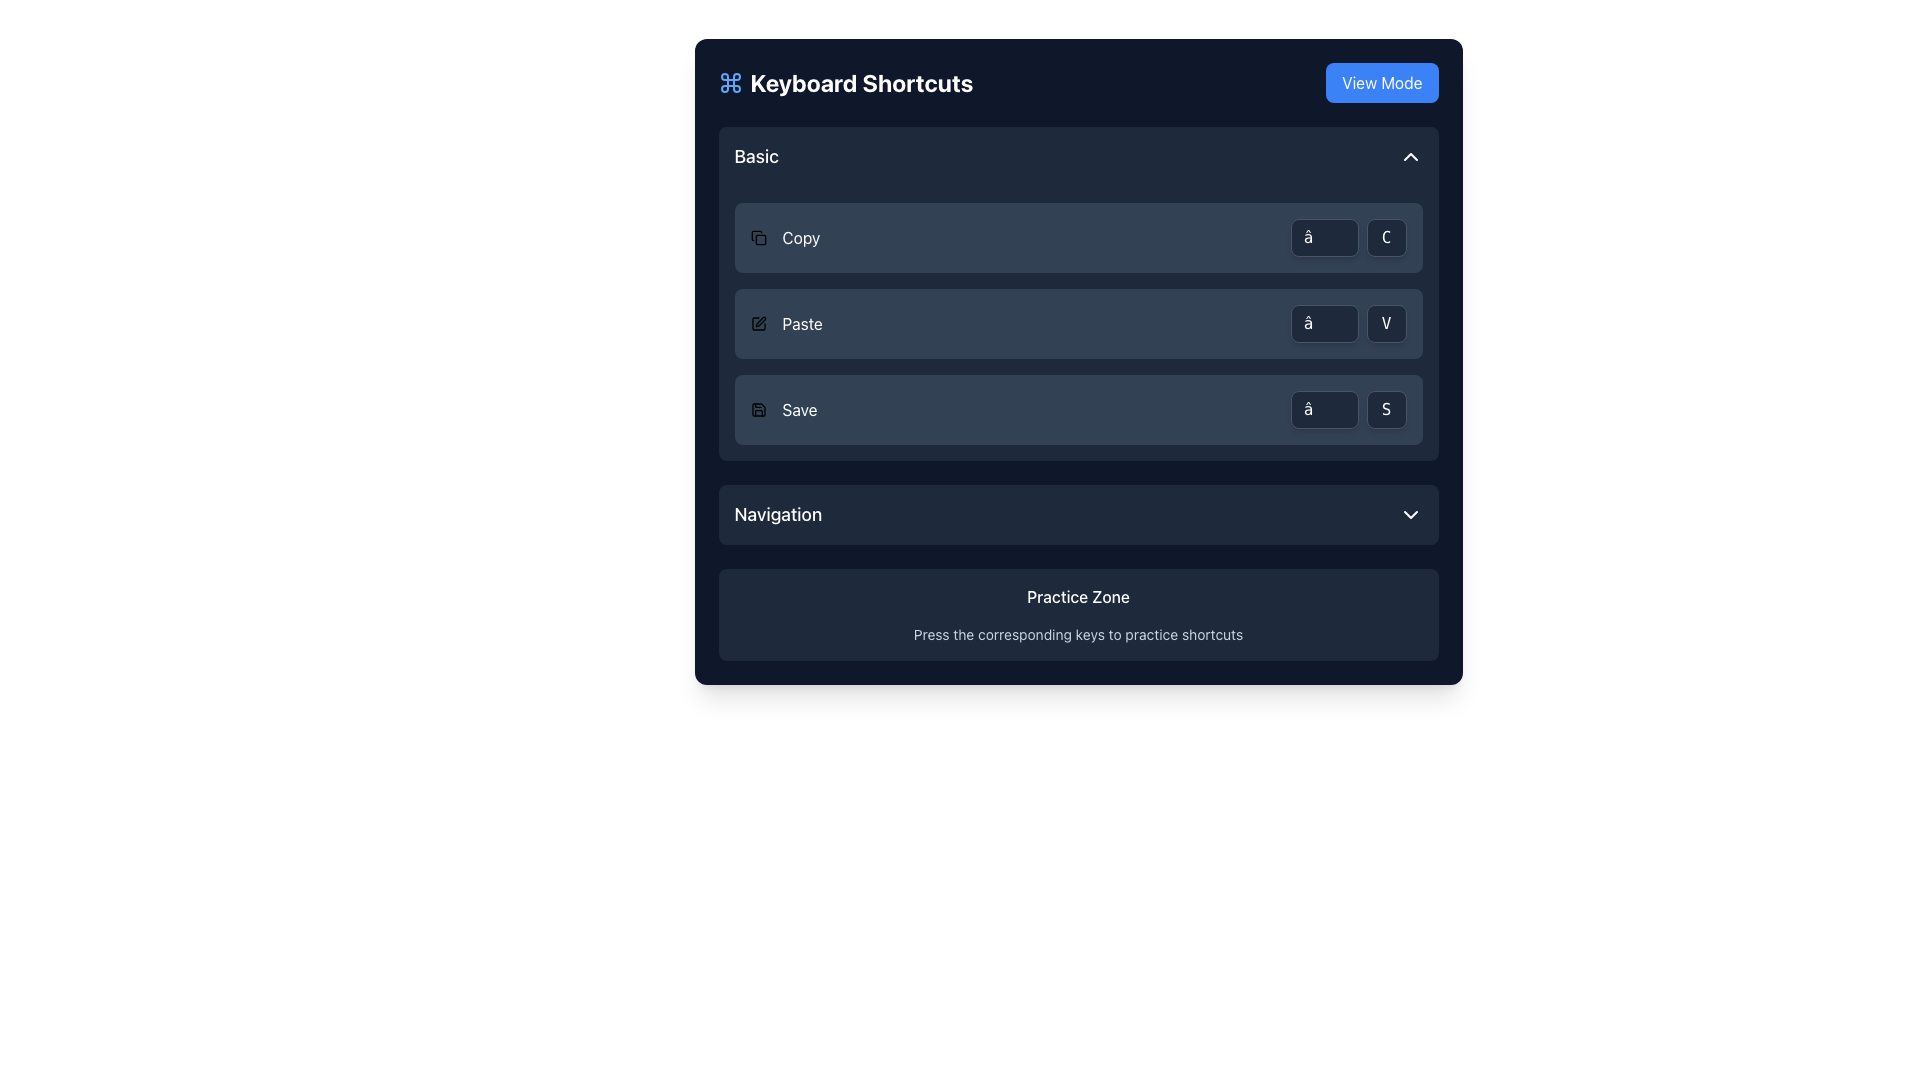 This screenshot has width=1920, height=1080. What do you see at coordinates (757, 237) in the screenshot?
I see `the copy functionality icon located in the 'Basic' section of the 'Keyboard Shortcuts' interface, which is positioned at the top-left corner with a label 'Copy' on its right` at bounding box center [757, 237].